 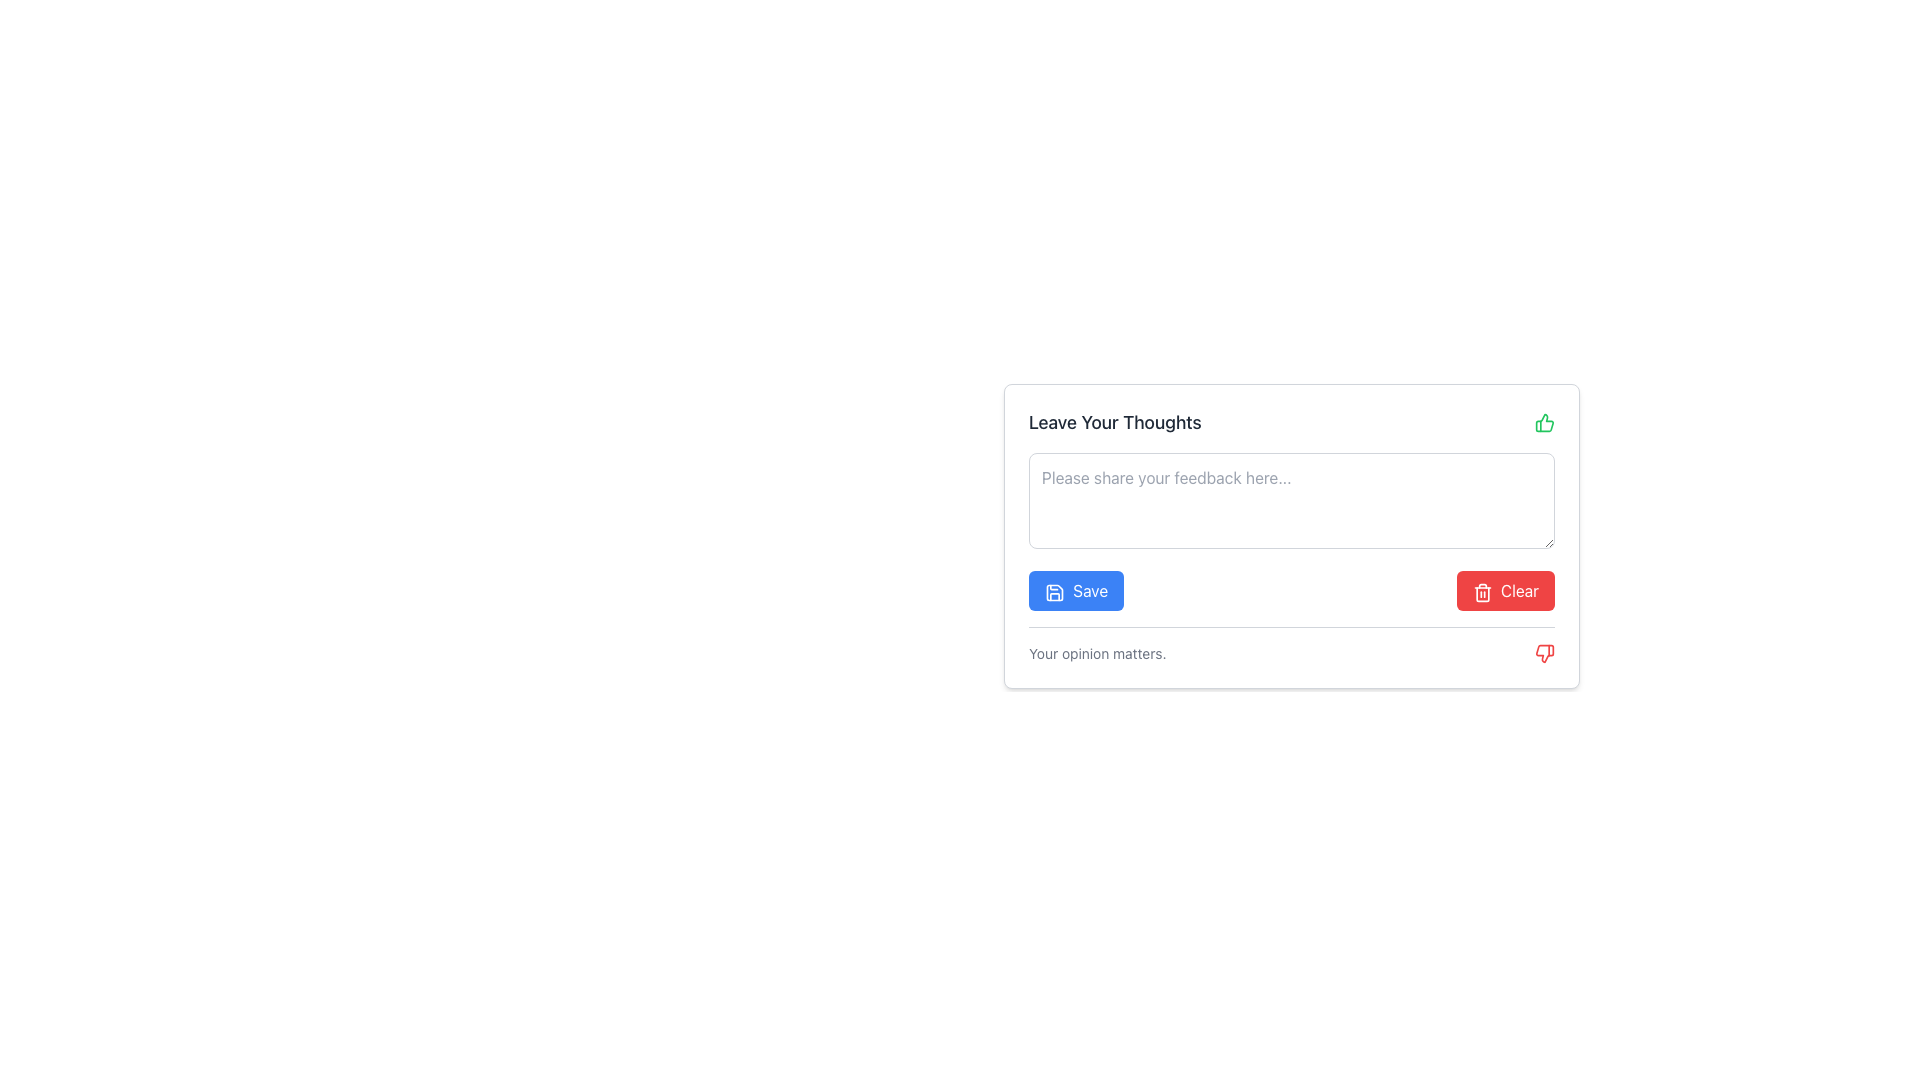 What do you see at coordinates (1543, 422) in the screenshot?
I see `the positive feedback icon located in the top-right corner of the feedback submission box to provide positive feedback` at bounding box center [1543, 422].